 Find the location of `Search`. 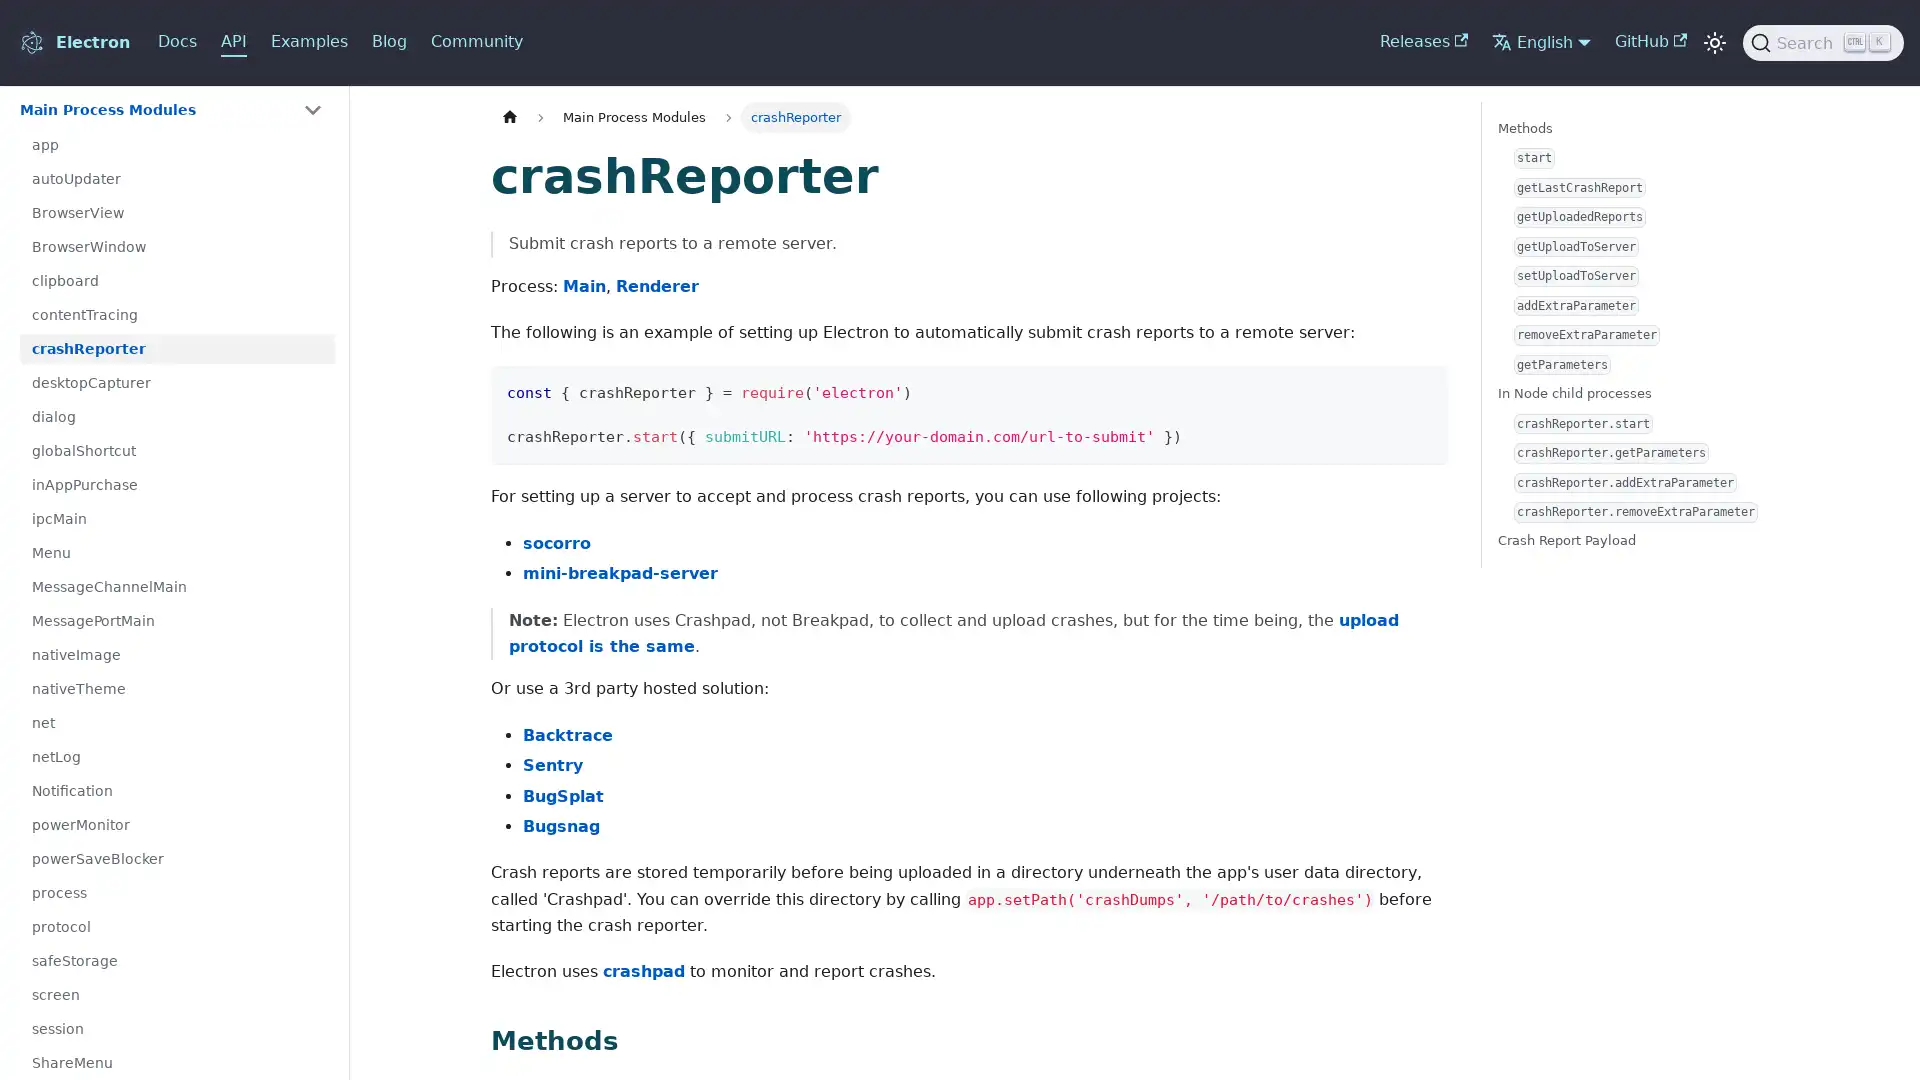

Search is located at coordinates (1823, 42).